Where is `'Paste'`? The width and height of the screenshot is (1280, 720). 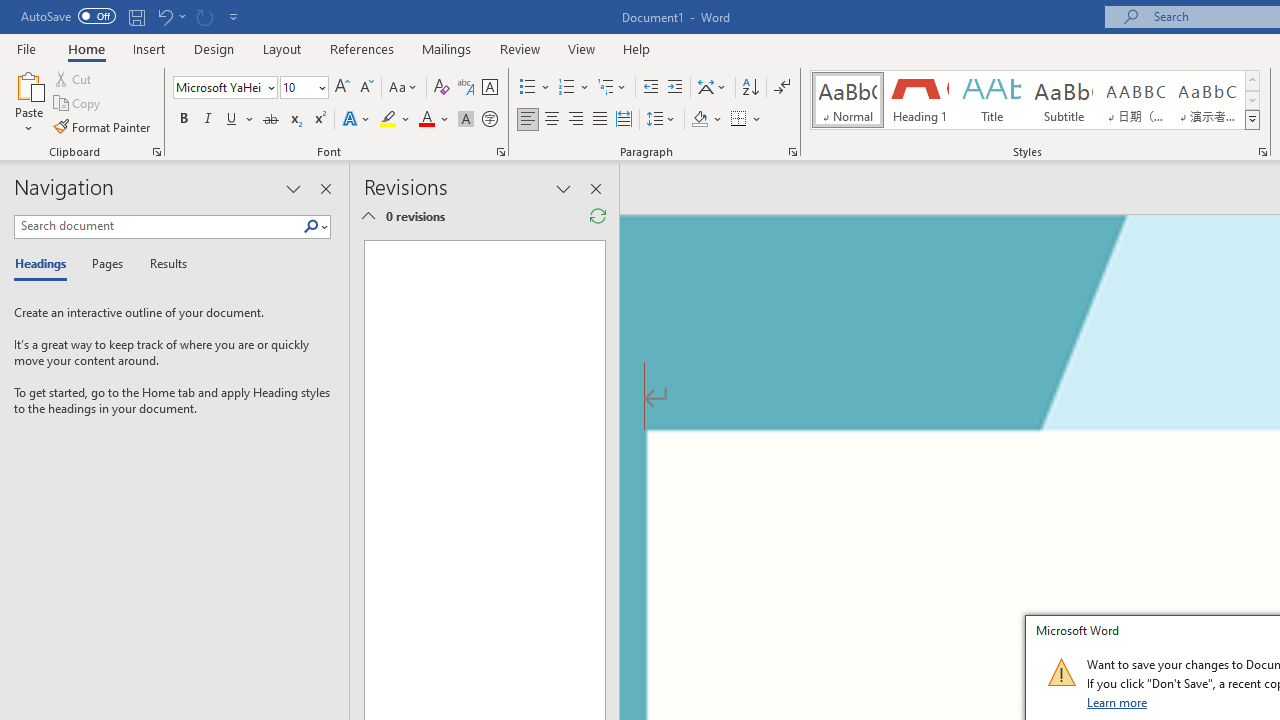
'Paste' is located at coordinates (28, 84).